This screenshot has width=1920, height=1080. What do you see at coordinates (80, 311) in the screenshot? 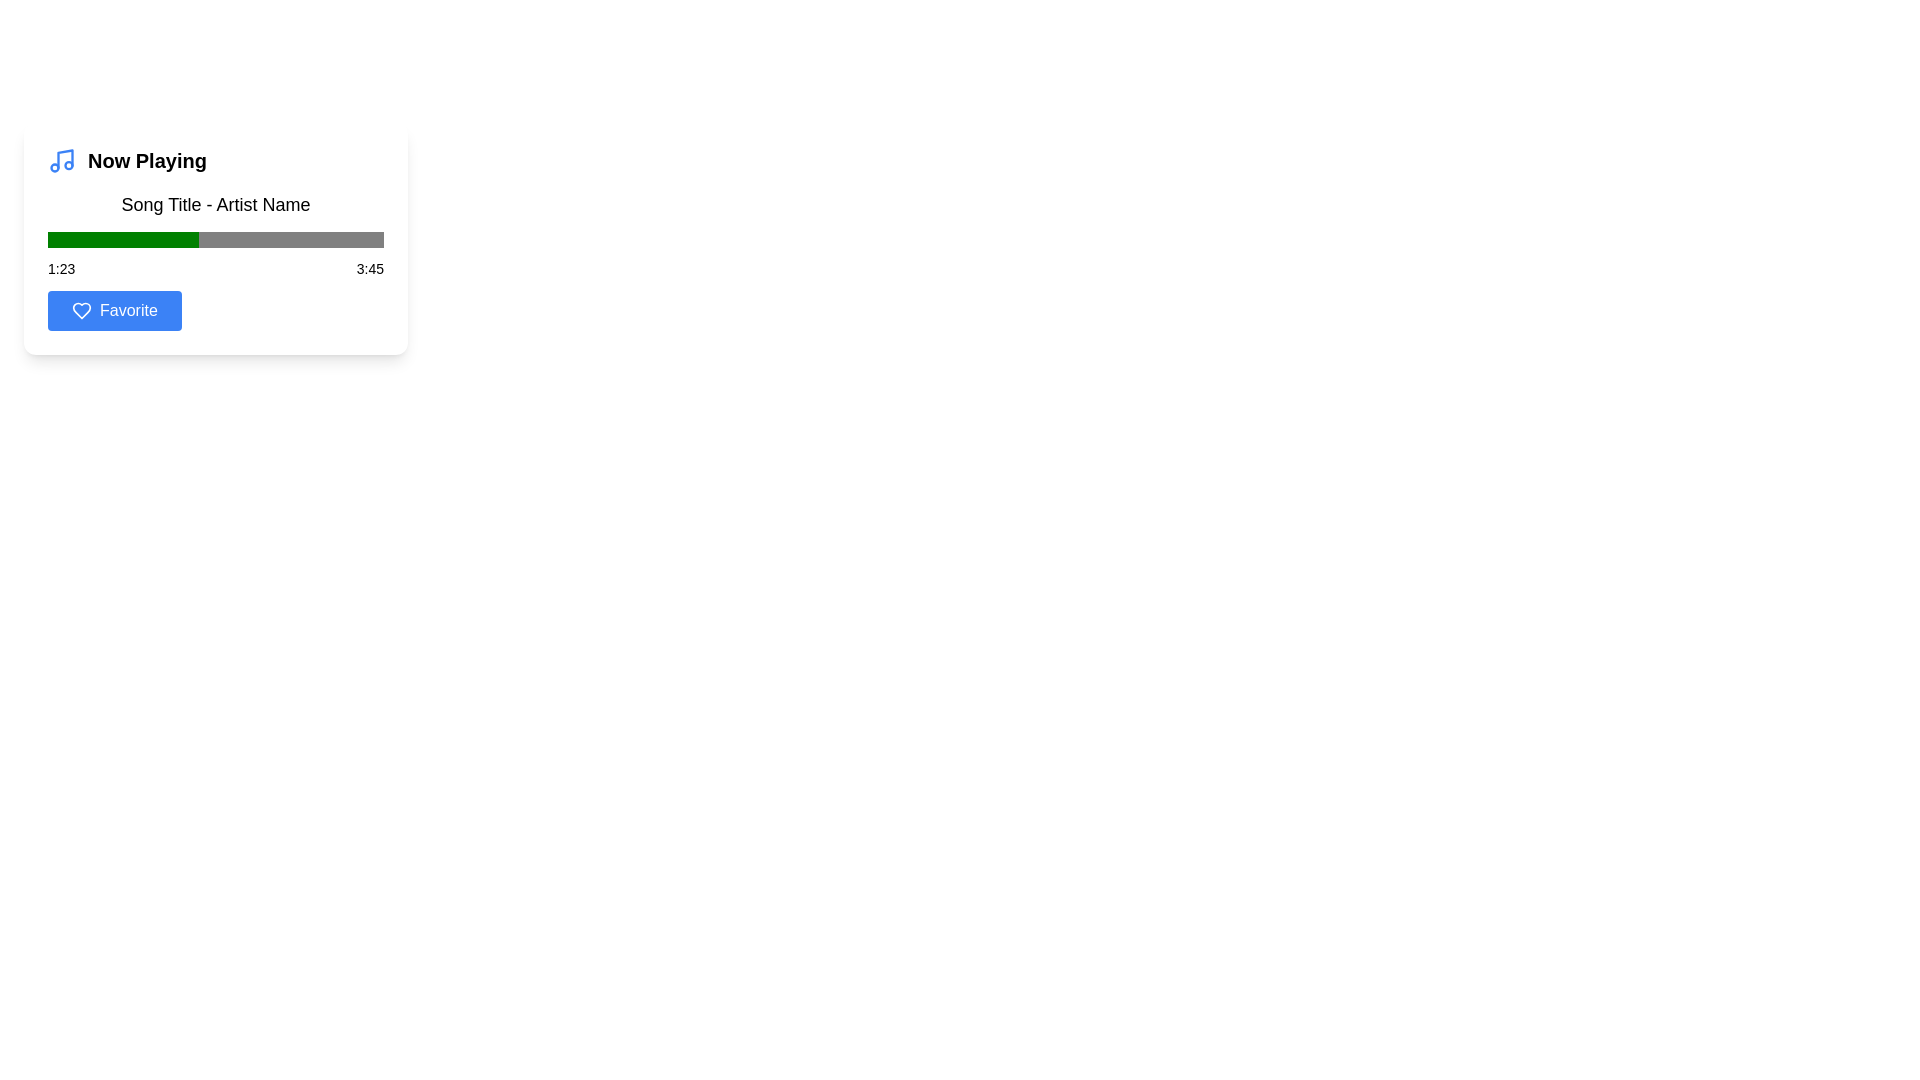
I see `the 'heart' icon located to the left of the 'Favorite' text within the button below the music player card` at bounding box center [80, 311].